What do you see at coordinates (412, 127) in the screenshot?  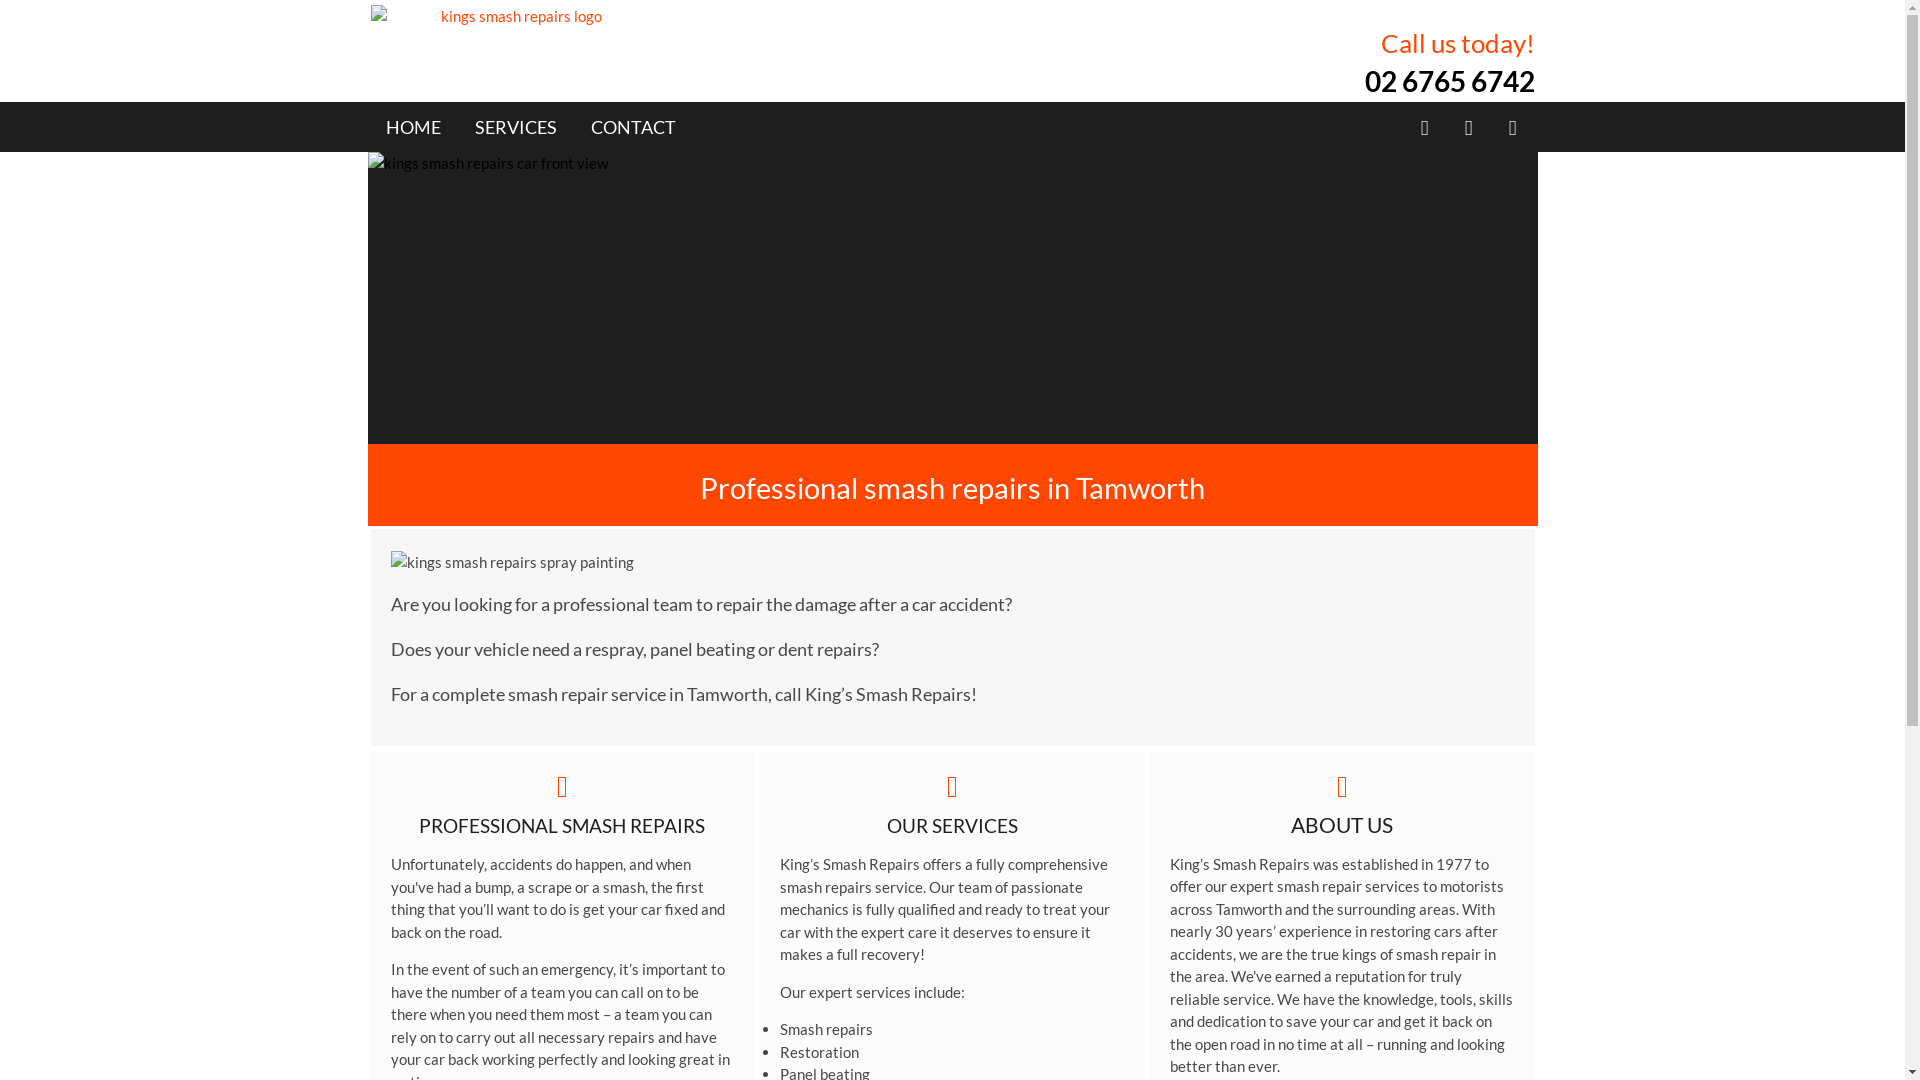 I see `'HOME'` at bounding box center [412, 127].